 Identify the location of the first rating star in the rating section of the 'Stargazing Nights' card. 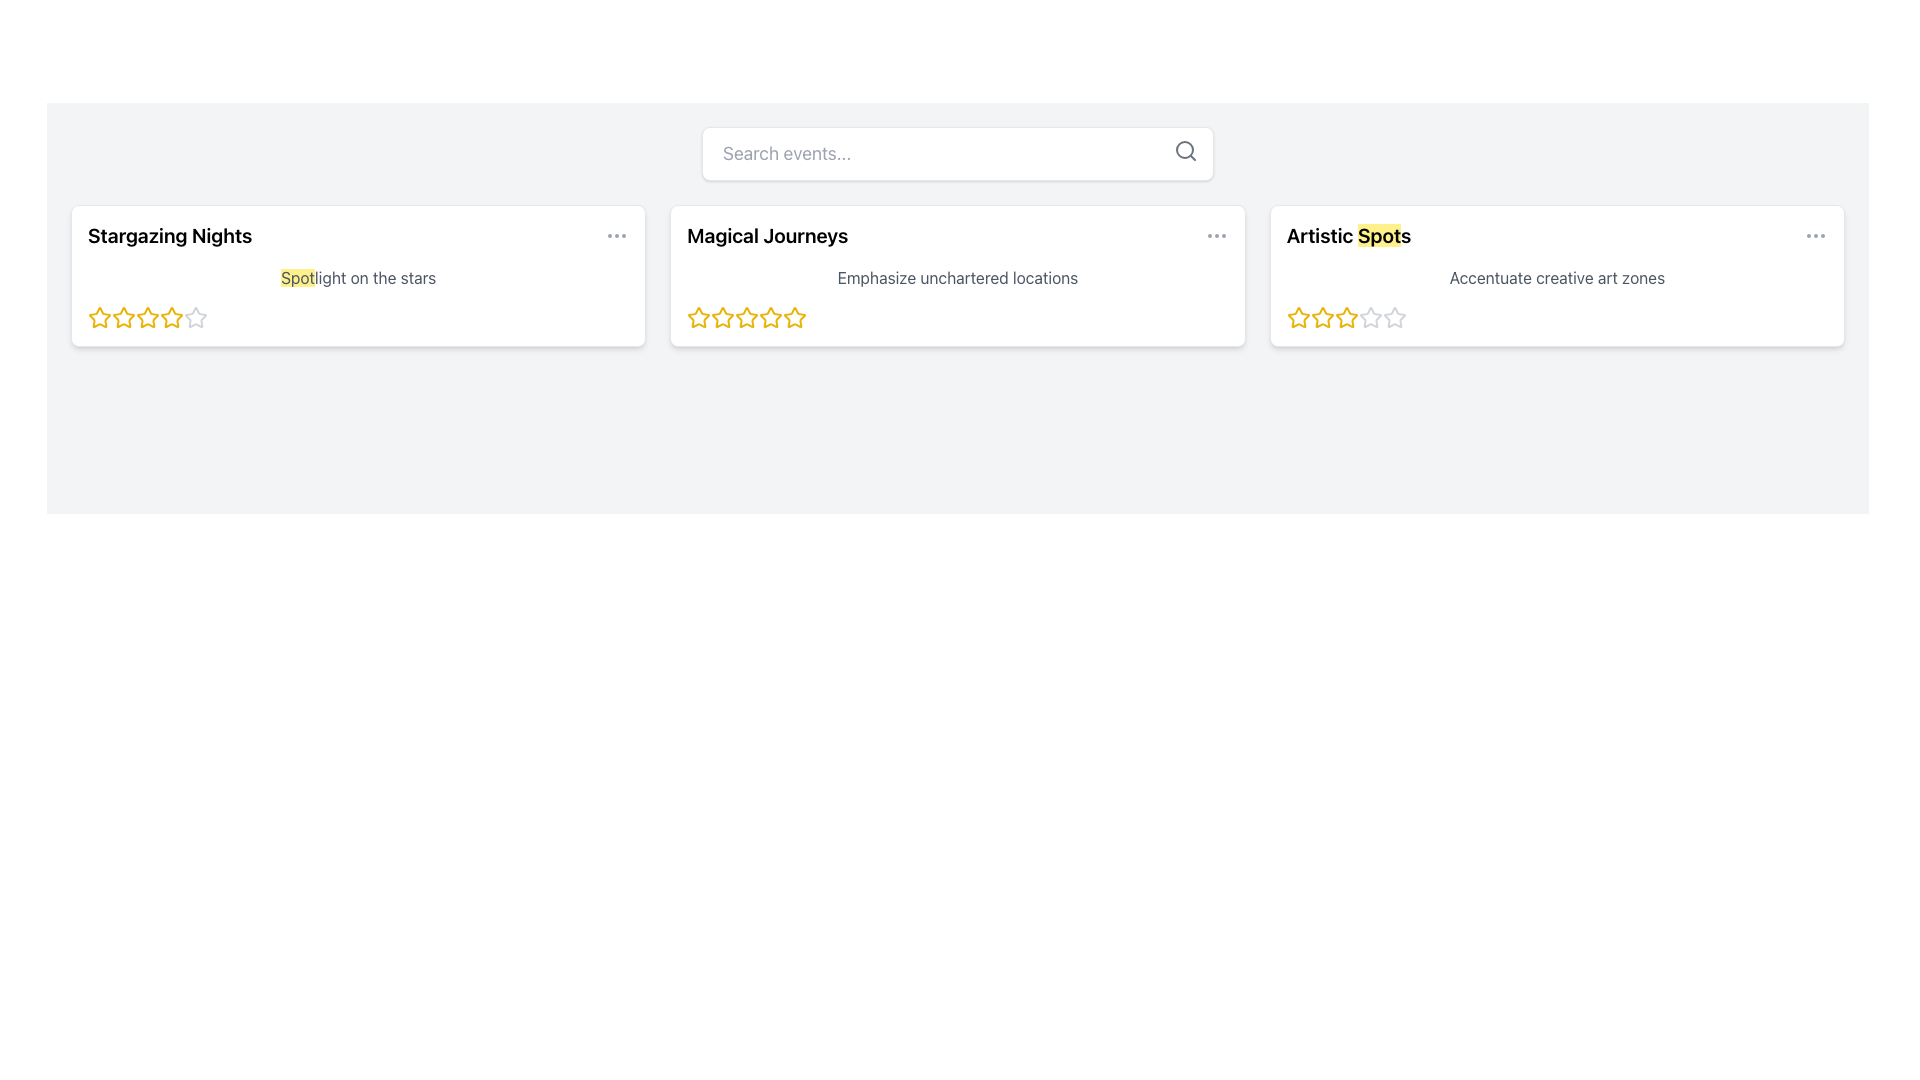
(99, 316).